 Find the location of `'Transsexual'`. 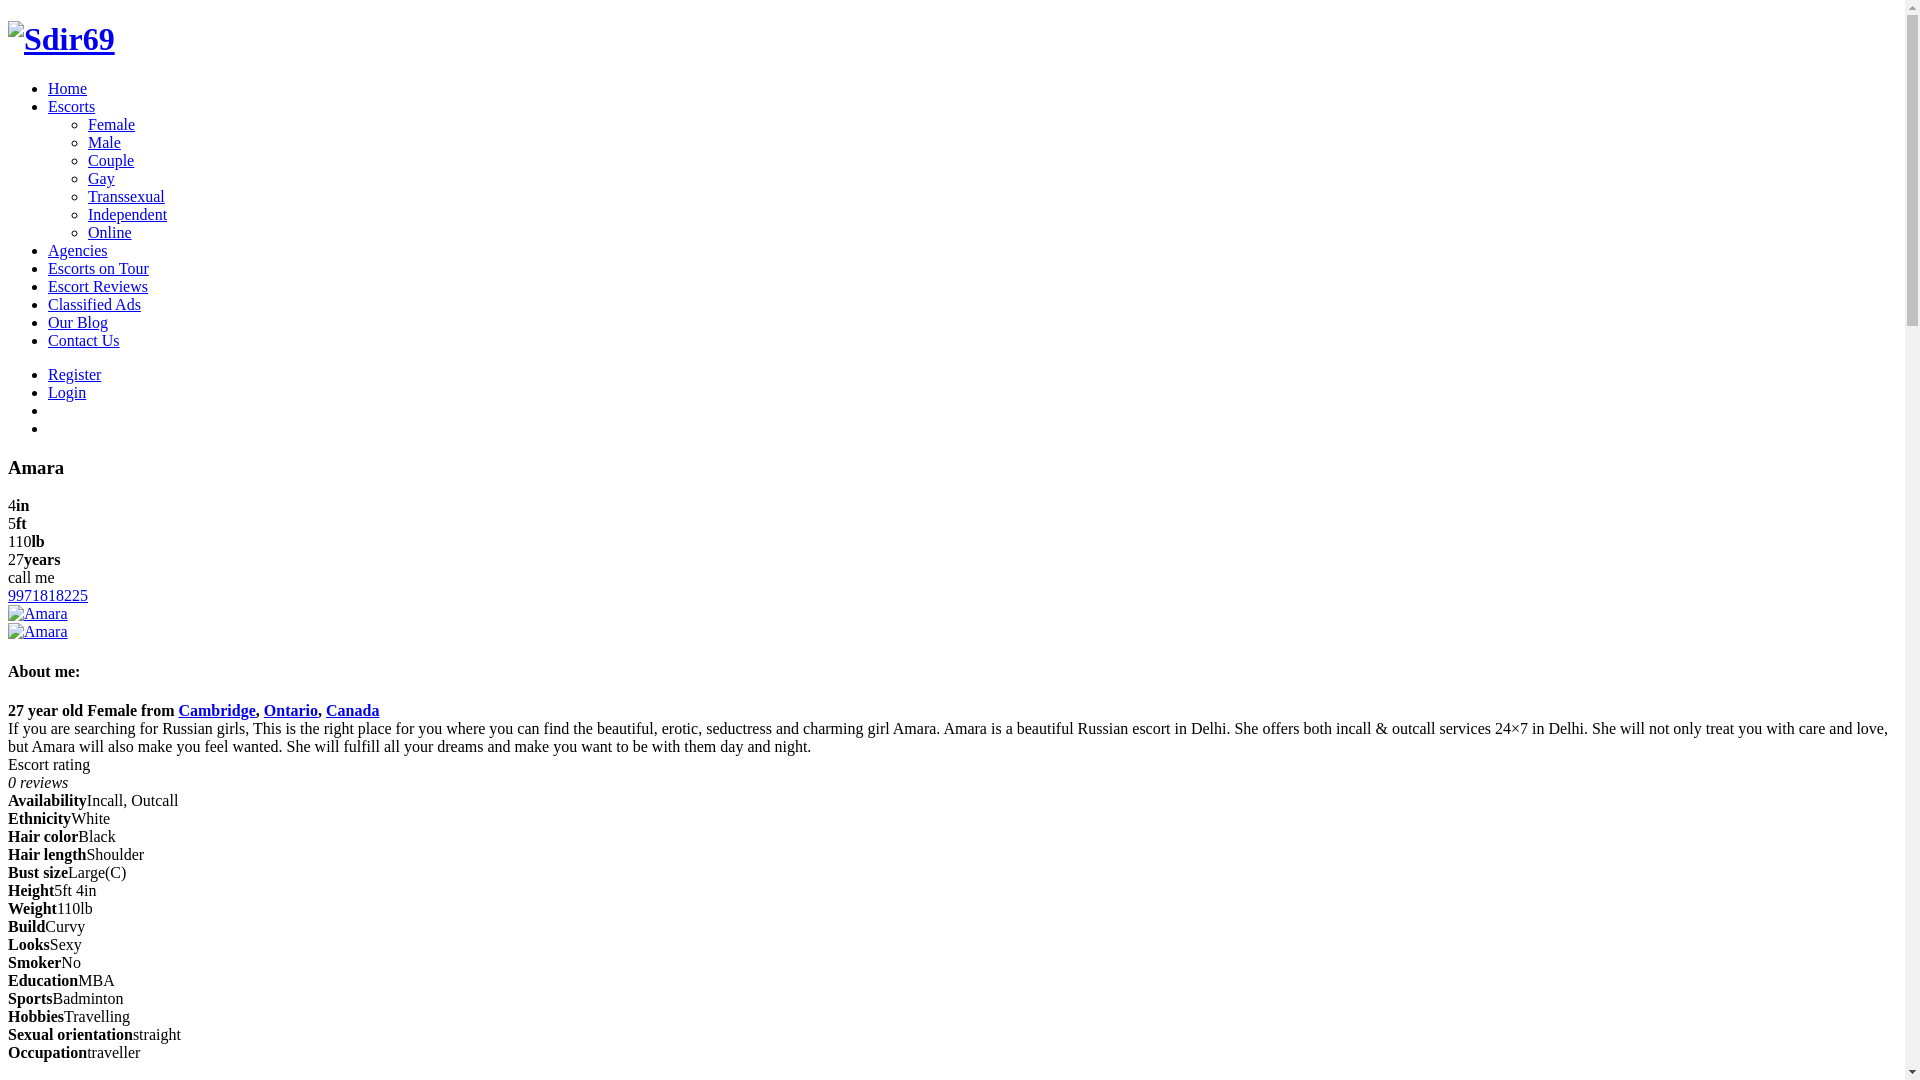

'Transsexual' is located at coordinates (125, 196).